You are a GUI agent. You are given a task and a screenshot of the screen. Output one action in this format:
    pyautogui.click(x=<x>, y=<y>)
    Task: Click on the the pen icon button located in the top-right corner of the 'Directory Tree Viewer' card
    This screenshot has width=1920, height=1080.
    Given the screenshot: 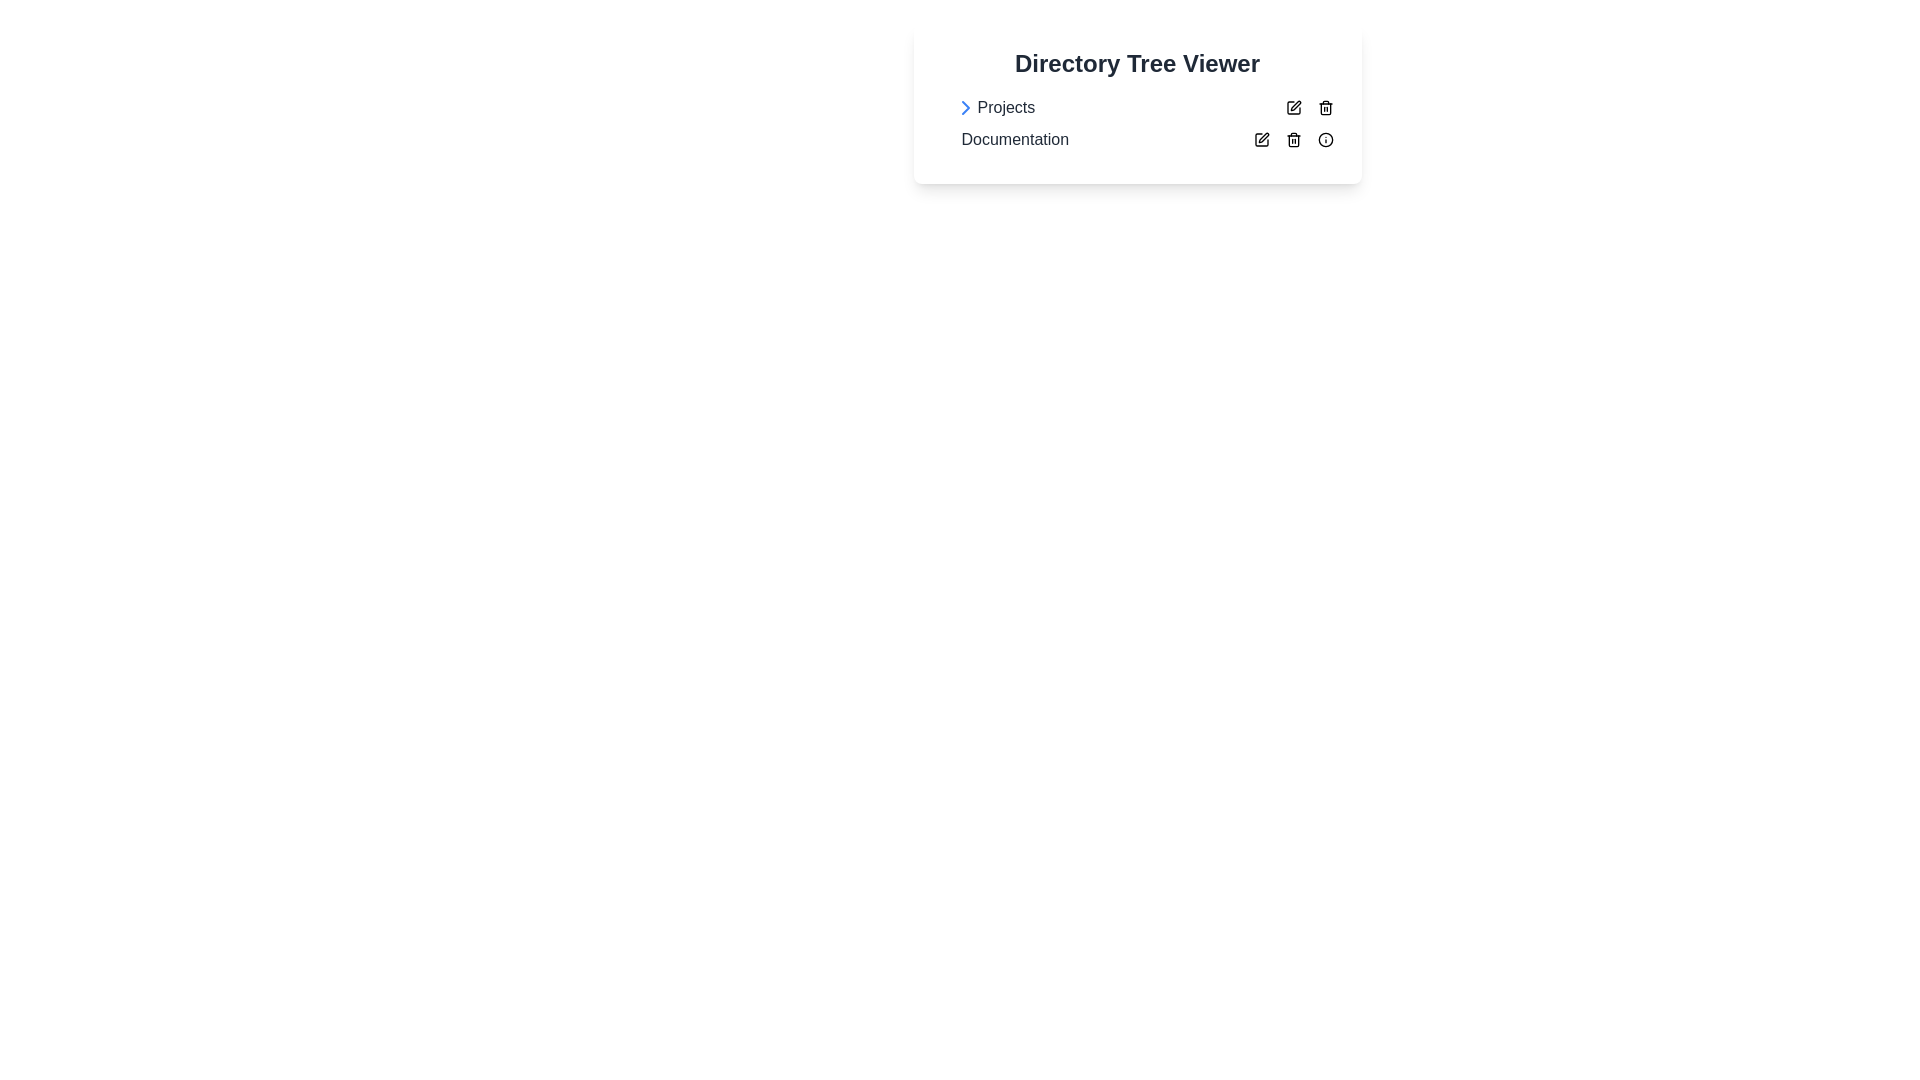 What is the action you would take?
    pyautogui.click(x=1260, y=138)
    